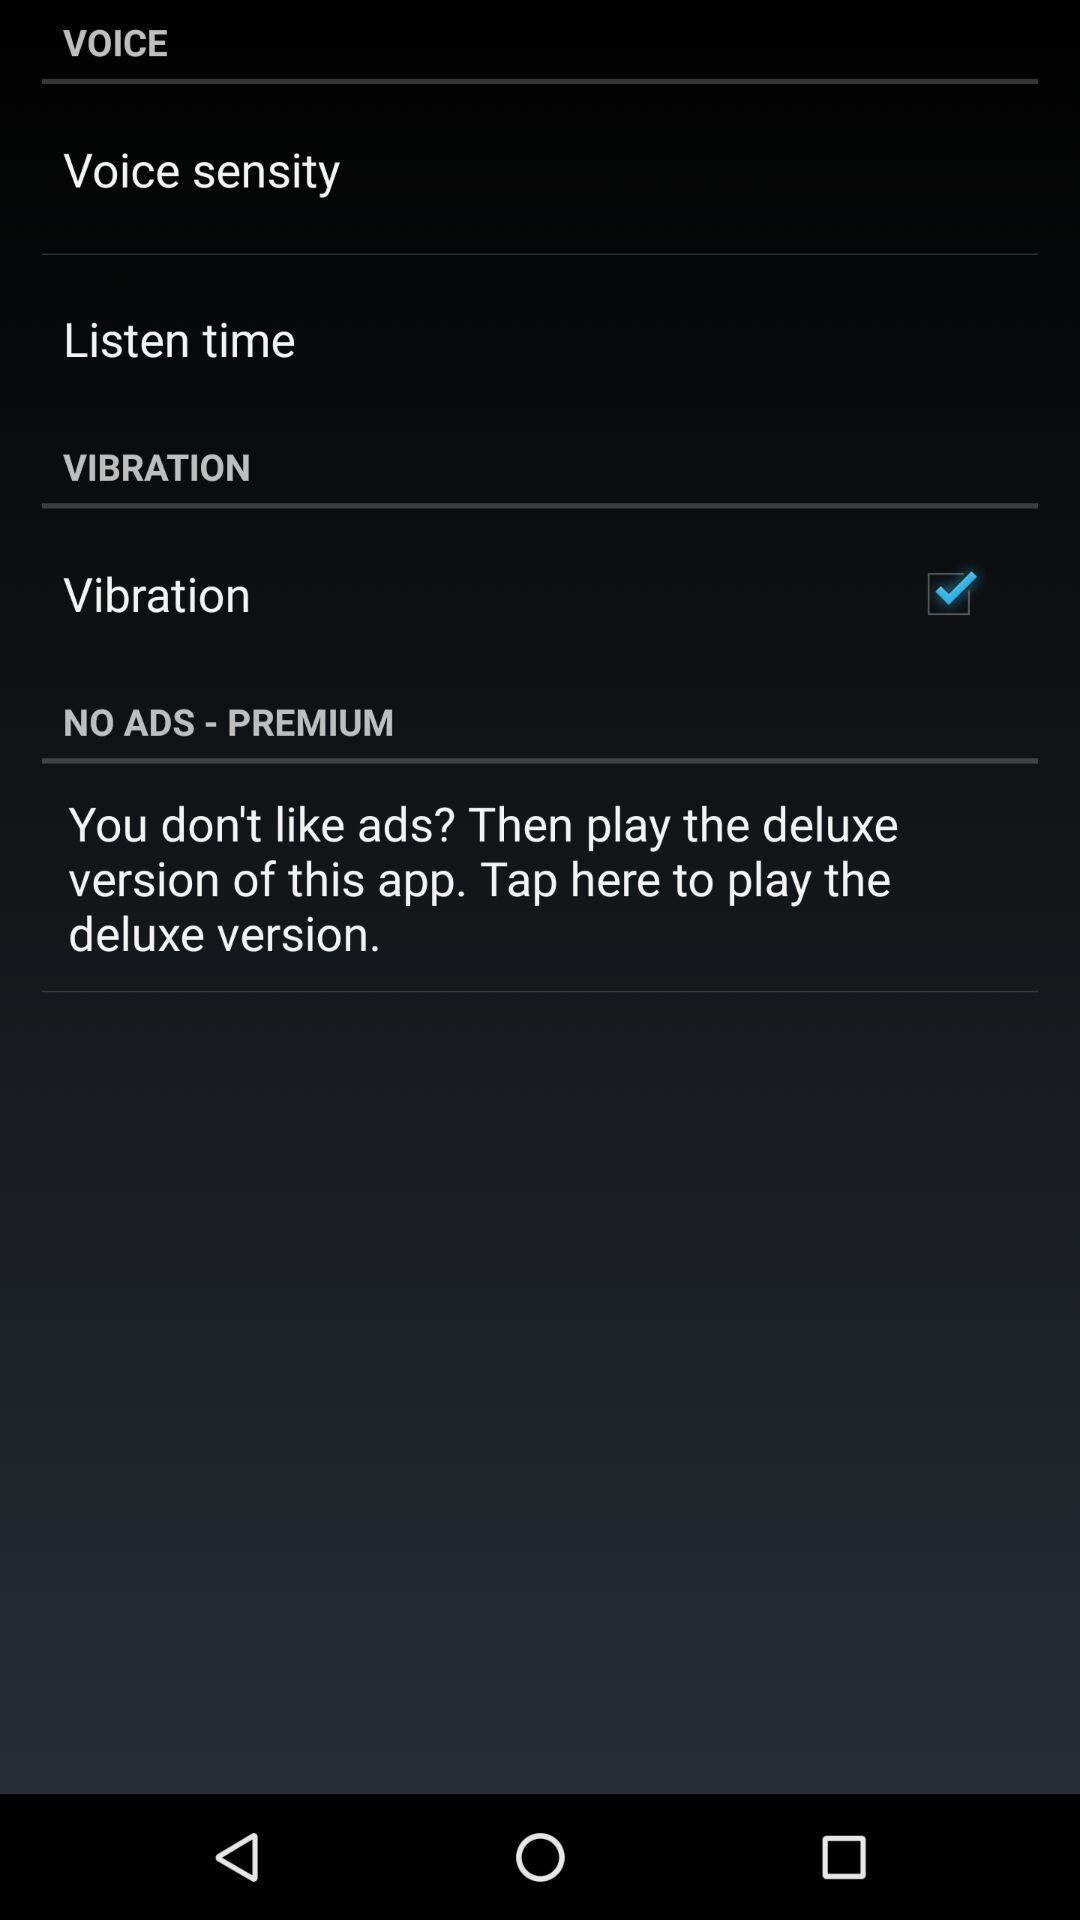  I want to click on listen time item, so click(178, 338).